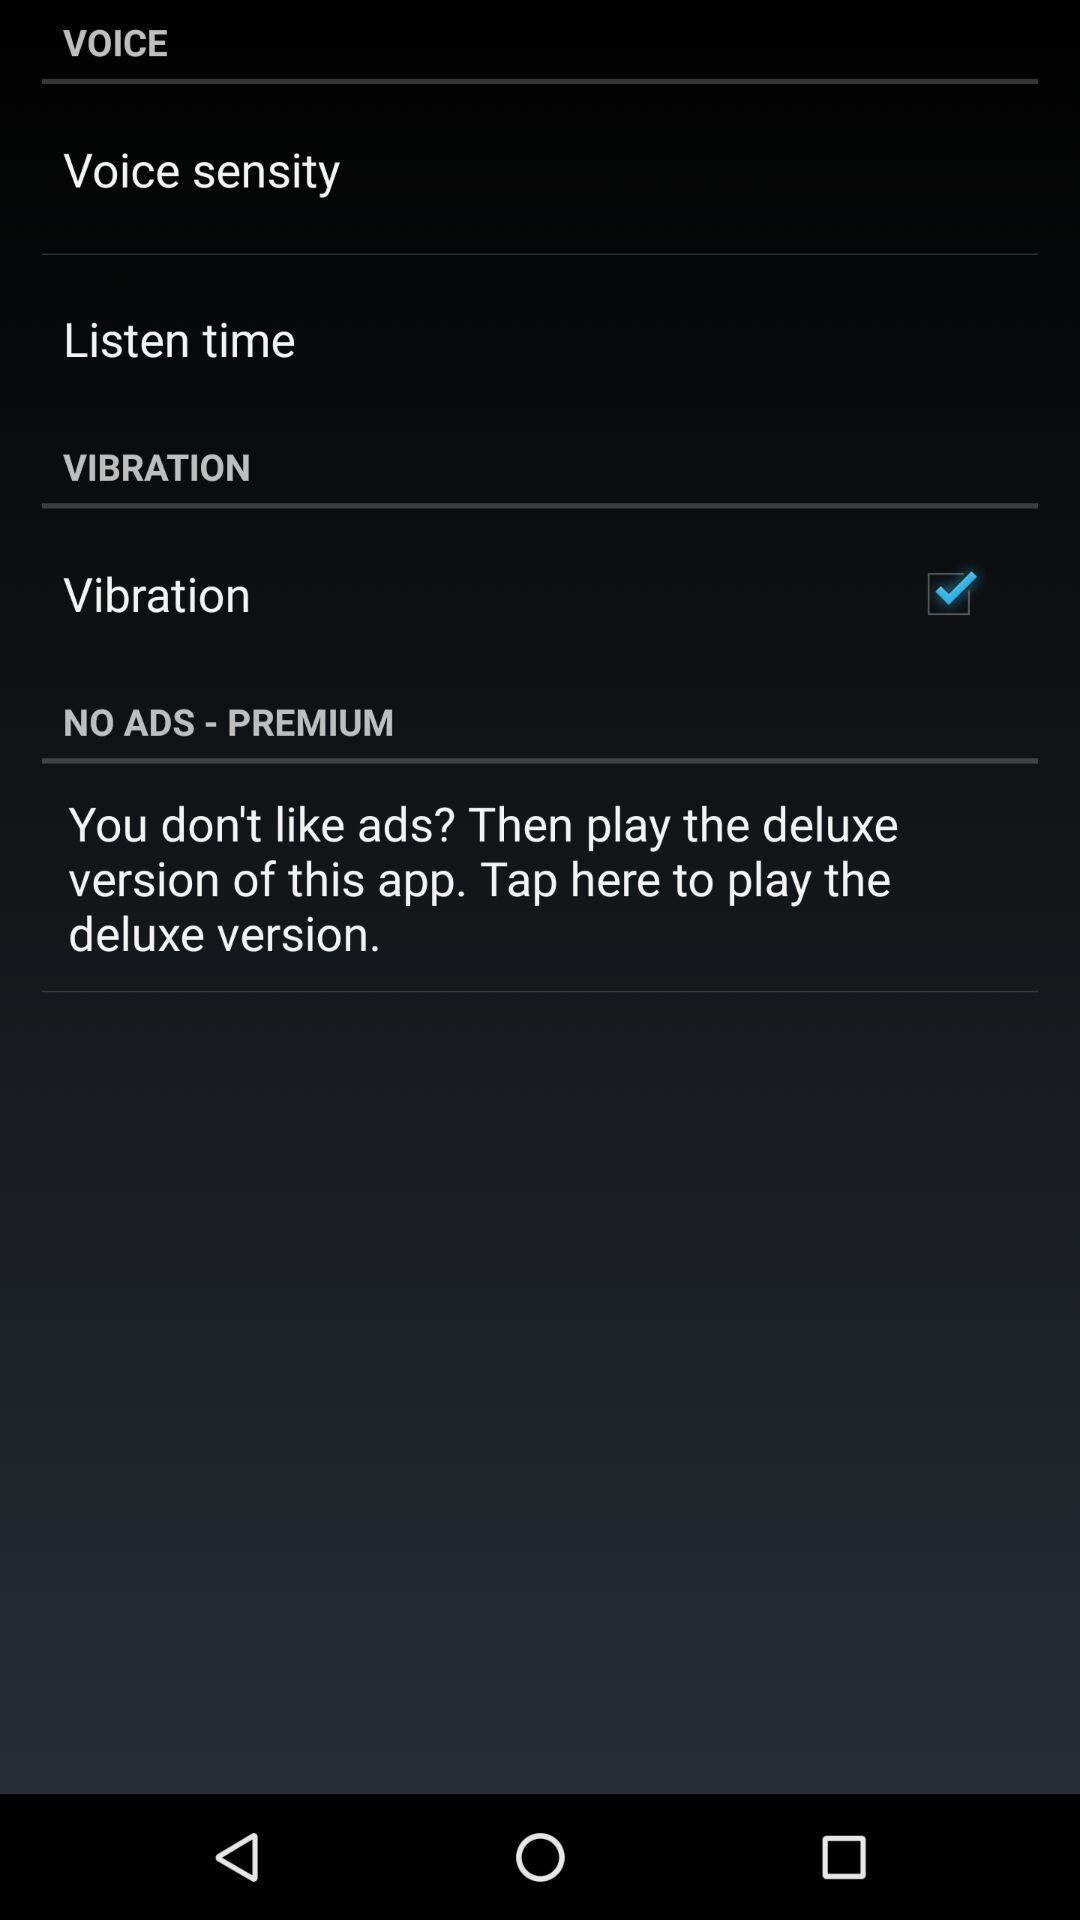  I want to click on listen time item, so click(178, 338).